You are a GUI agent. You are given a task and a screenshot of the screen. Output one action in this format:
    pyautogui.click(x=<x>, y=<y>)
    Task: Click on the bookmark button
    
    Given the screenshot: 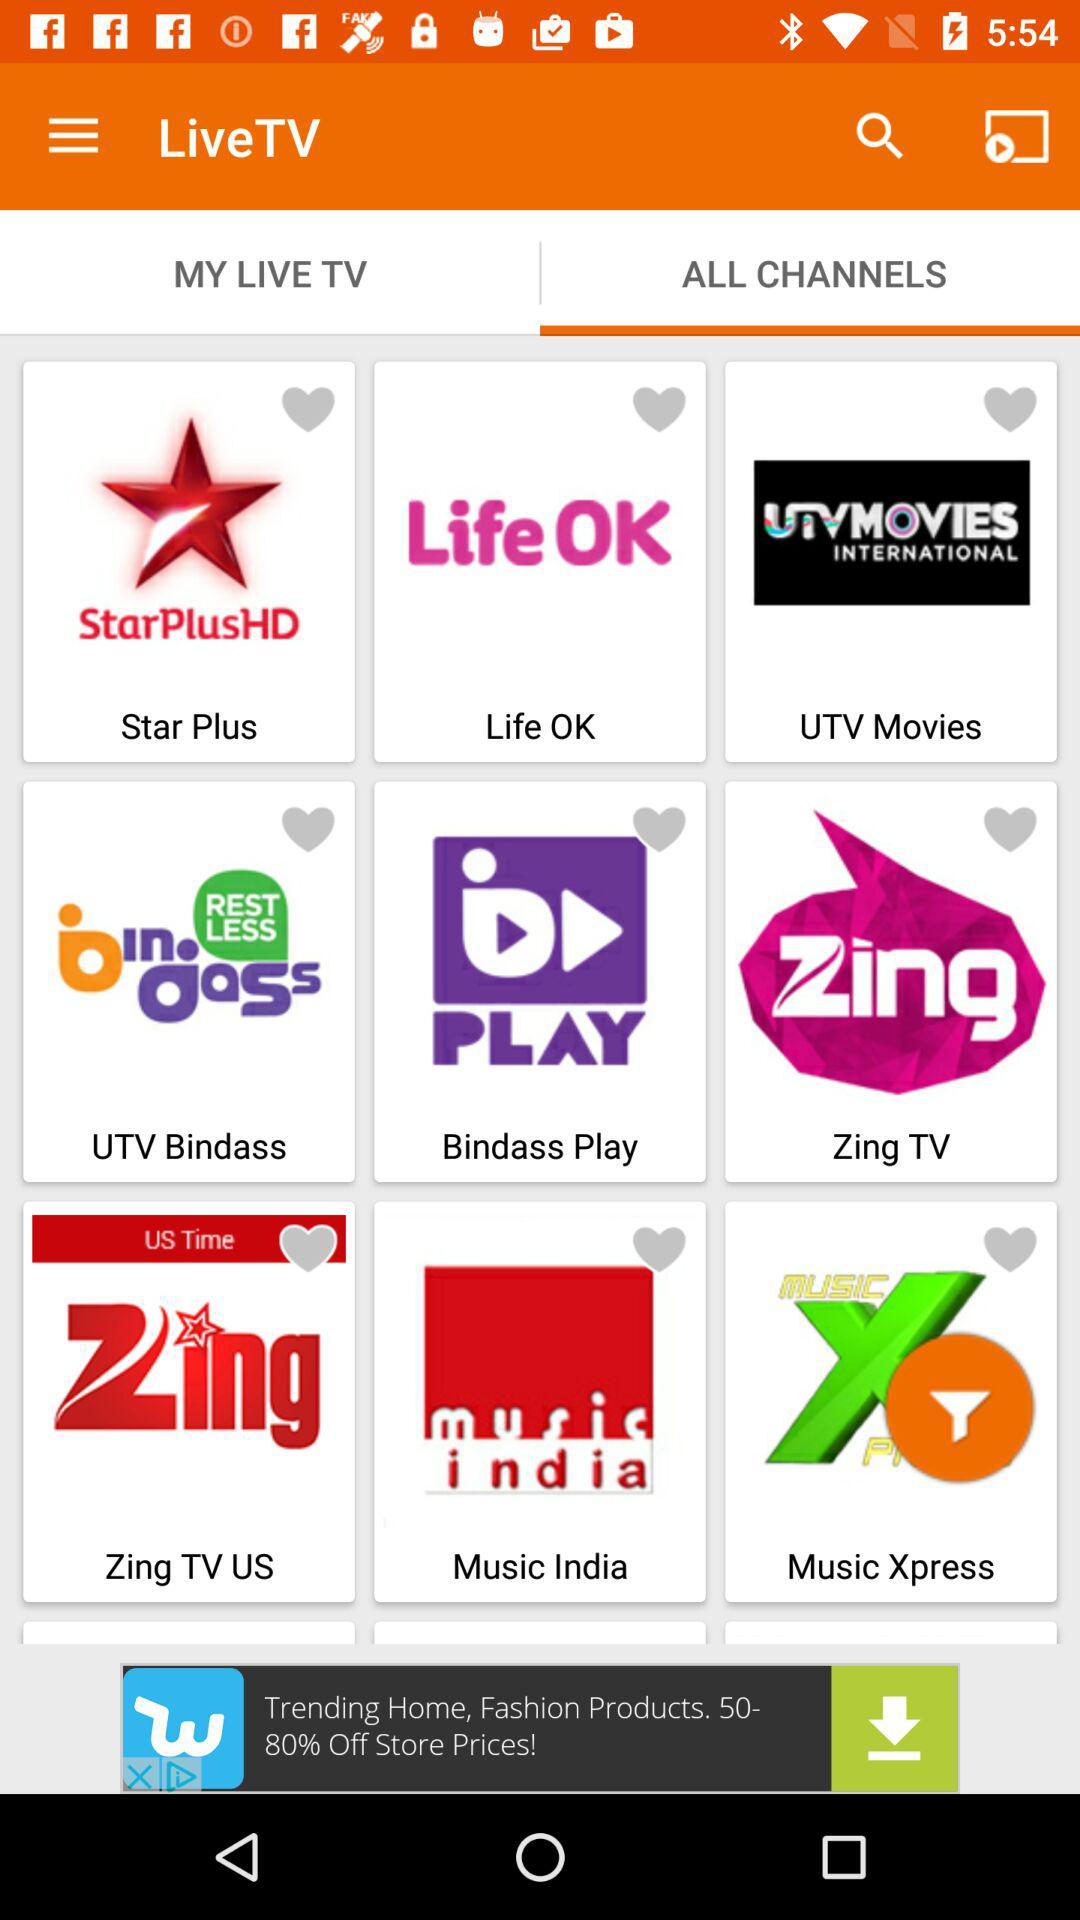 What is the action you would take?
    pyautogui.click(x=308, y=1247)
    